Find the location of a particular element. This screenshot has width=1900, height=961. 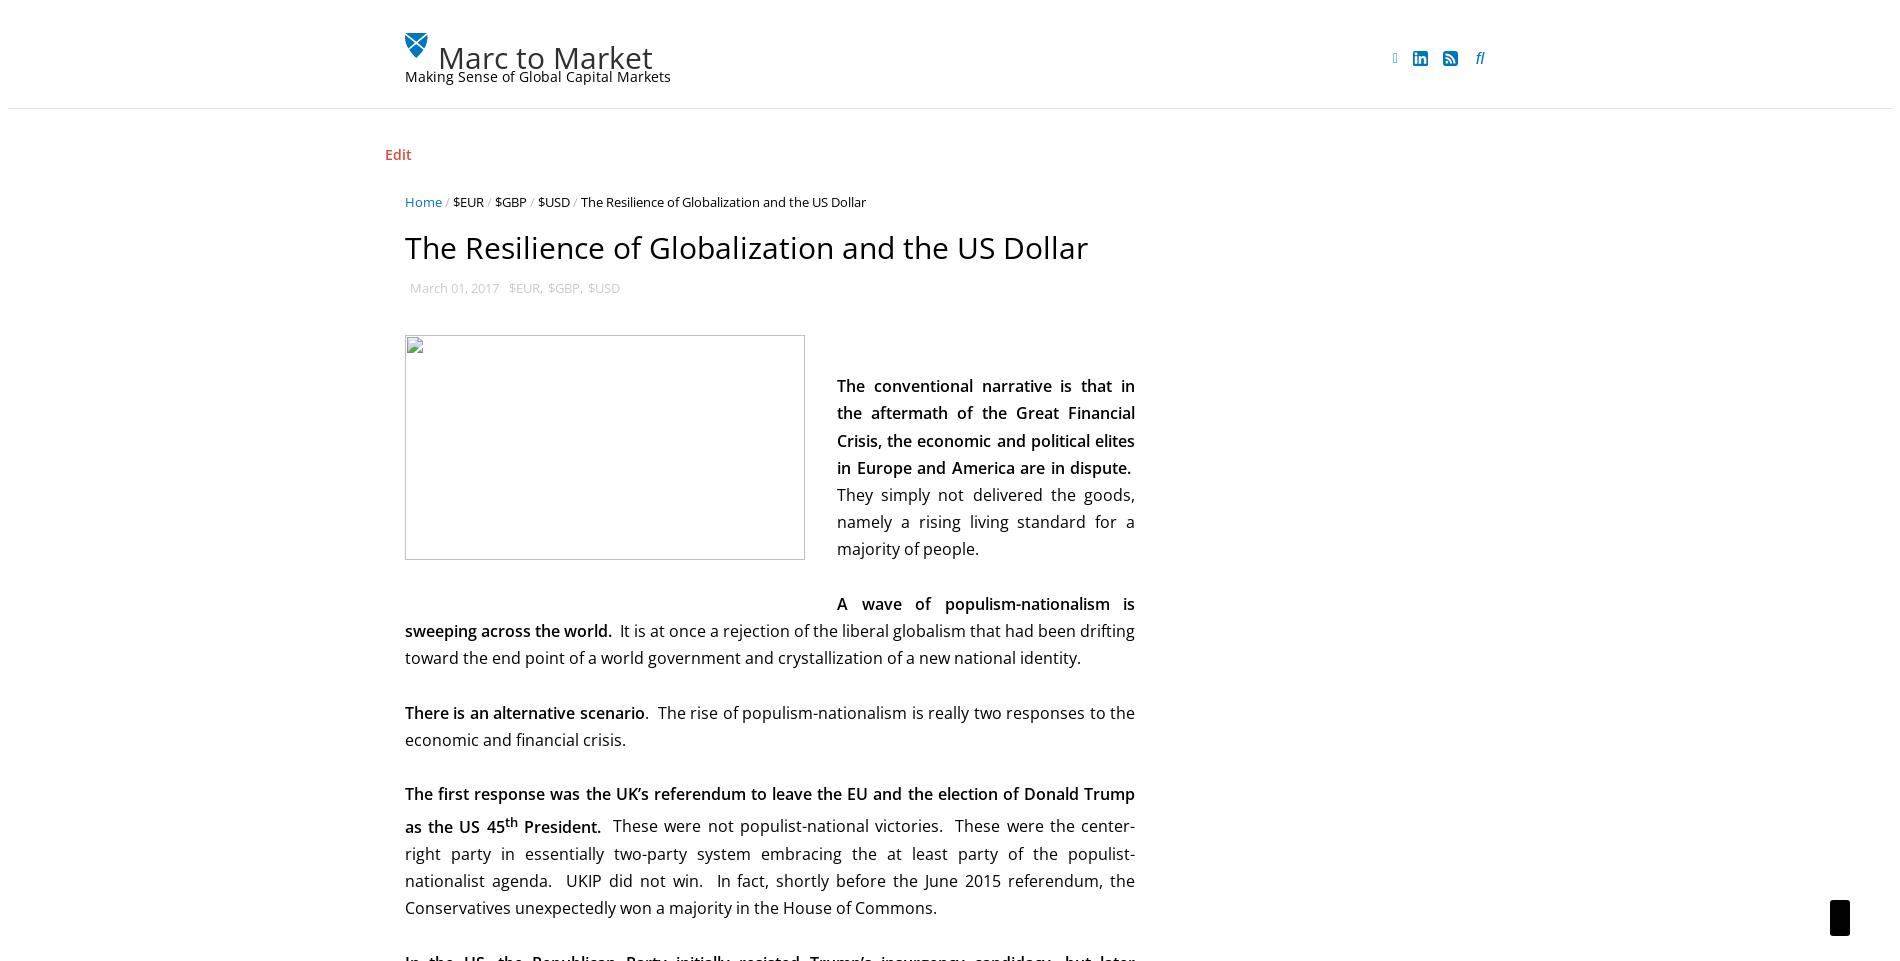

'Marc Chandler is Chief Market Strategist at Bannockburn Global Forex.' is located at coordinates (1354, 286).